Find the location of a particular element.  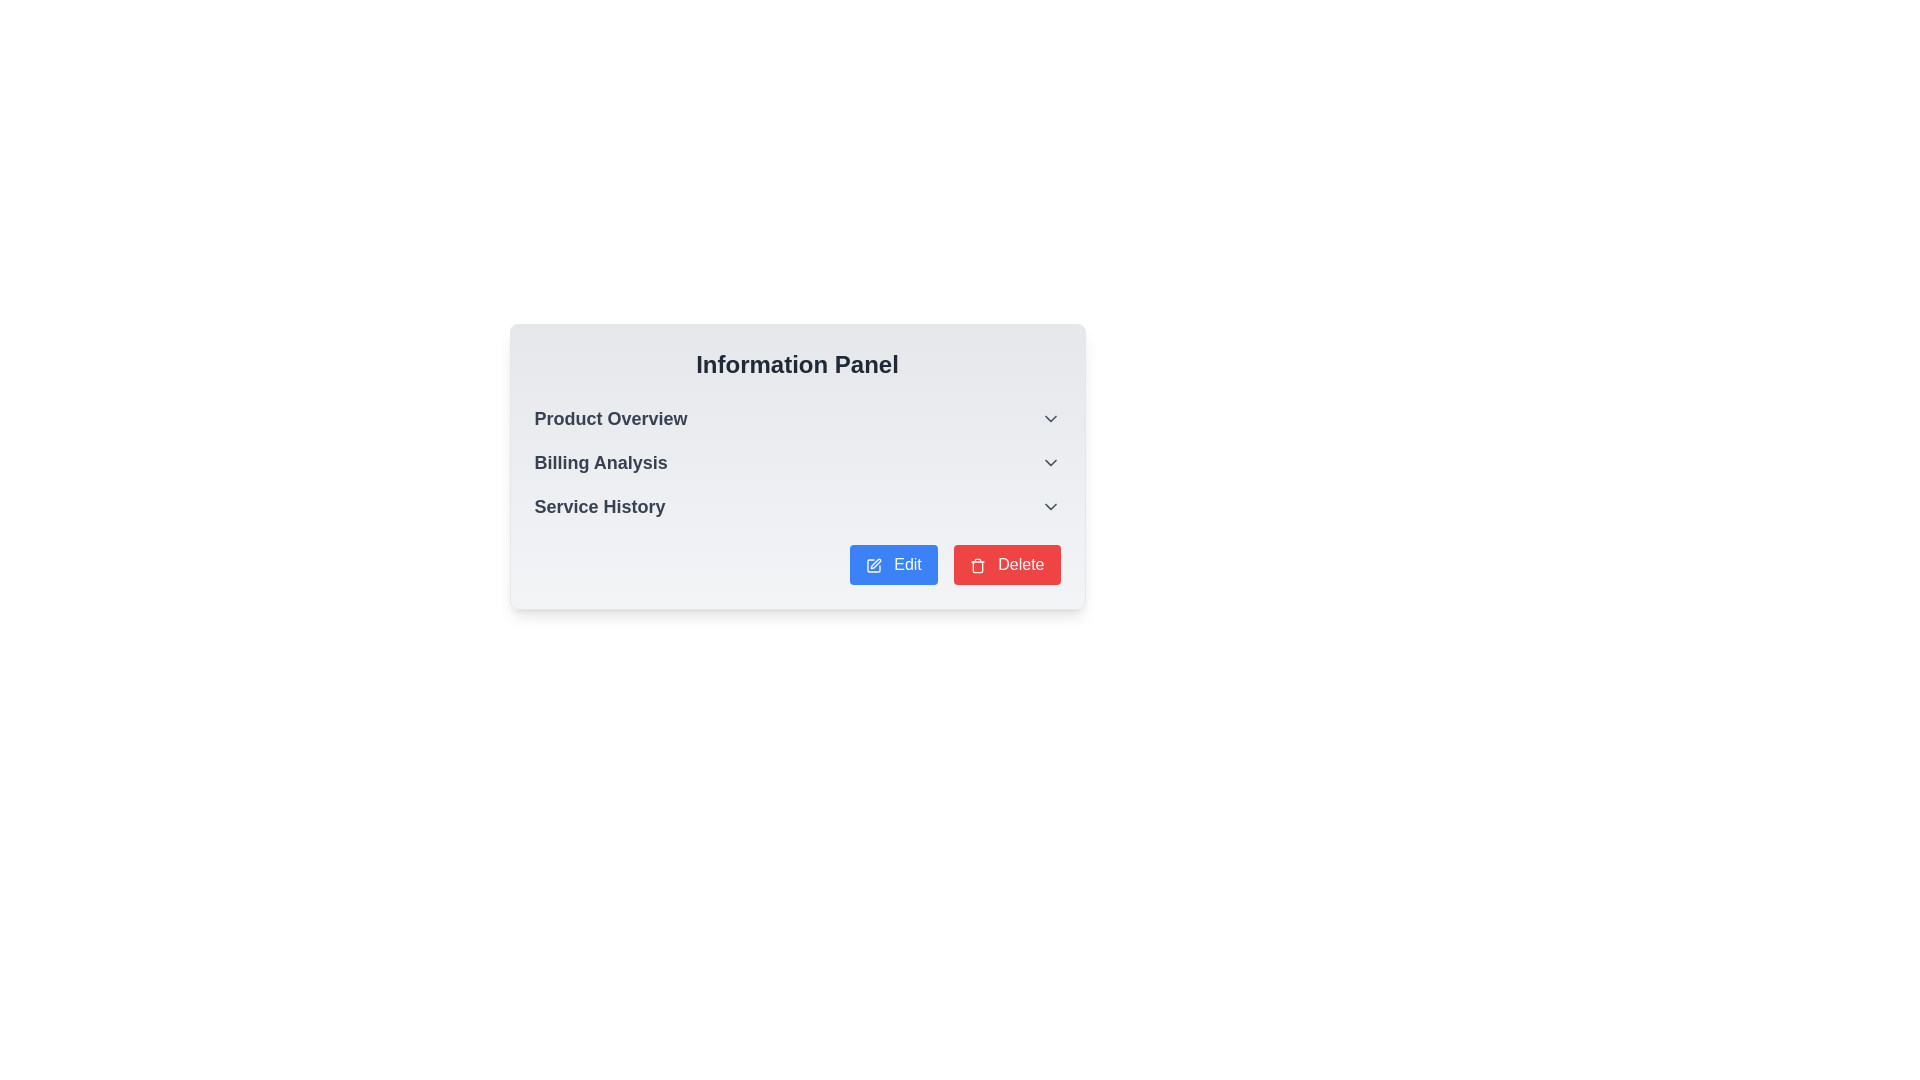

the 'Edit' button with a blue background and white text located in the bottom right section of the 'Information Panel' to observe its hover effect is located at coordinates (892, 564).